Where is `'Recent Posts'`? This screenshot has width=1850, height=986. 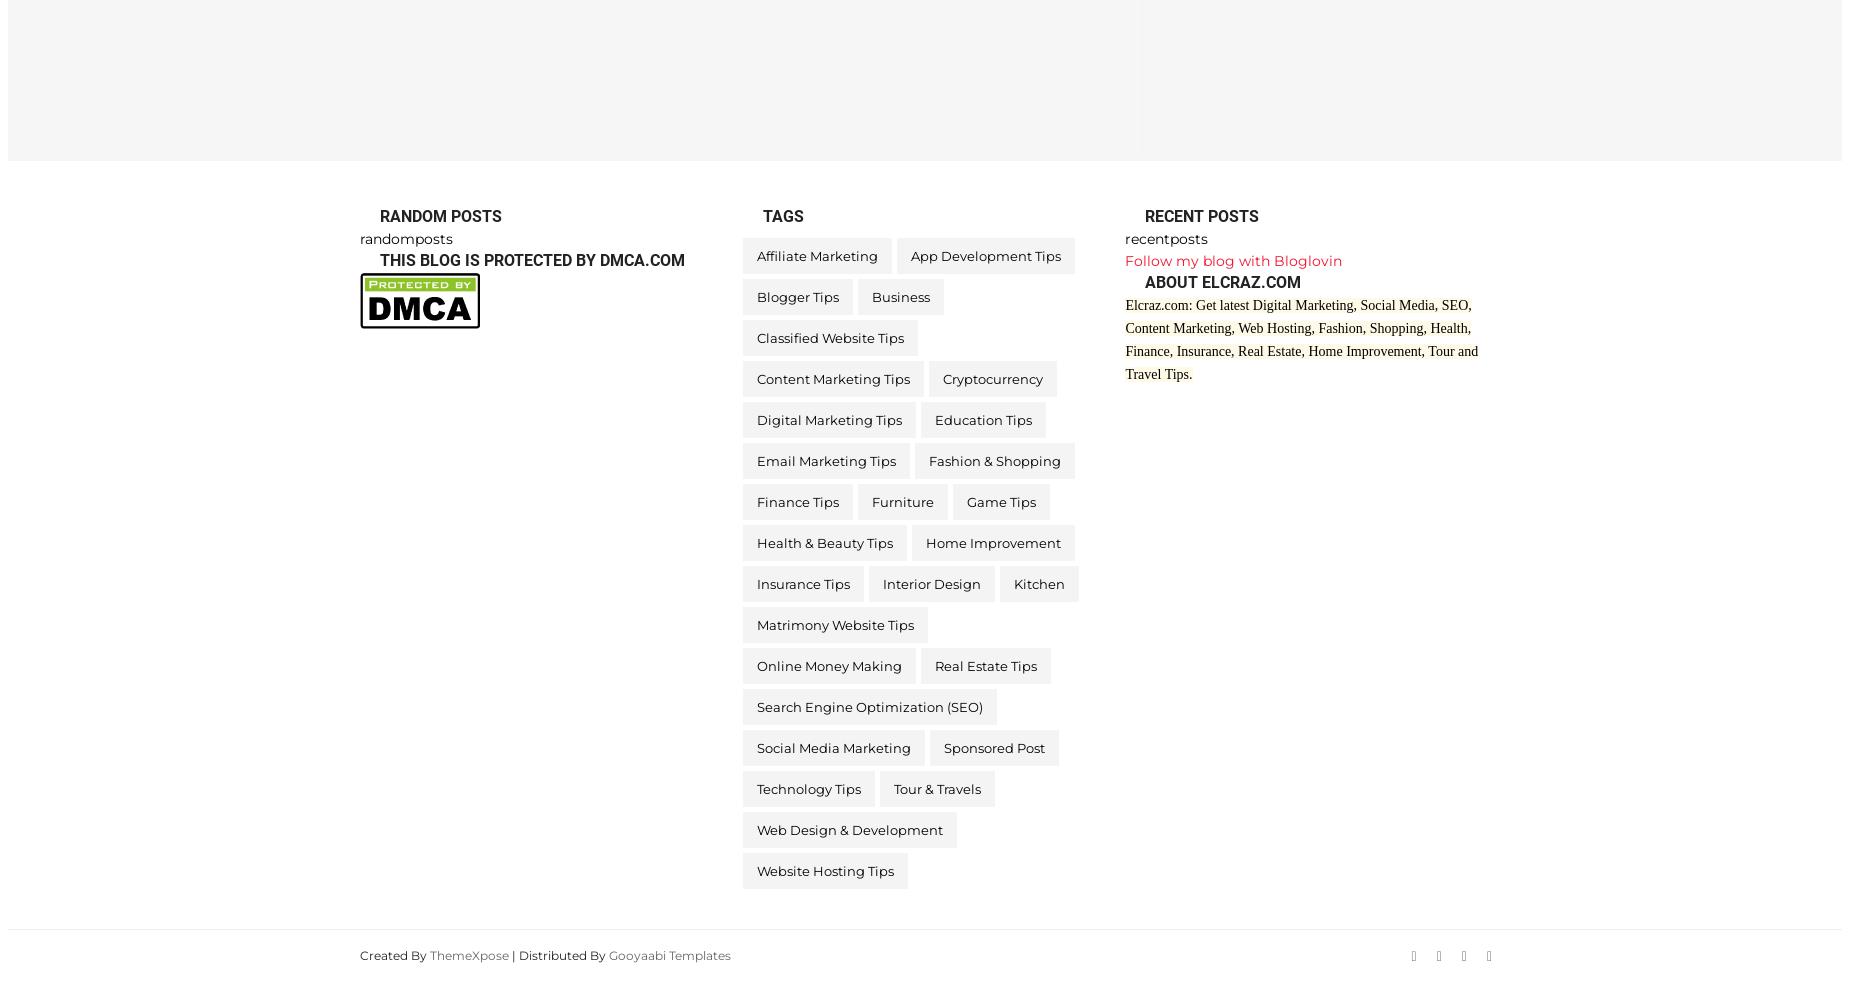 'Recent Posts' is located at coordinates (1143, 215).